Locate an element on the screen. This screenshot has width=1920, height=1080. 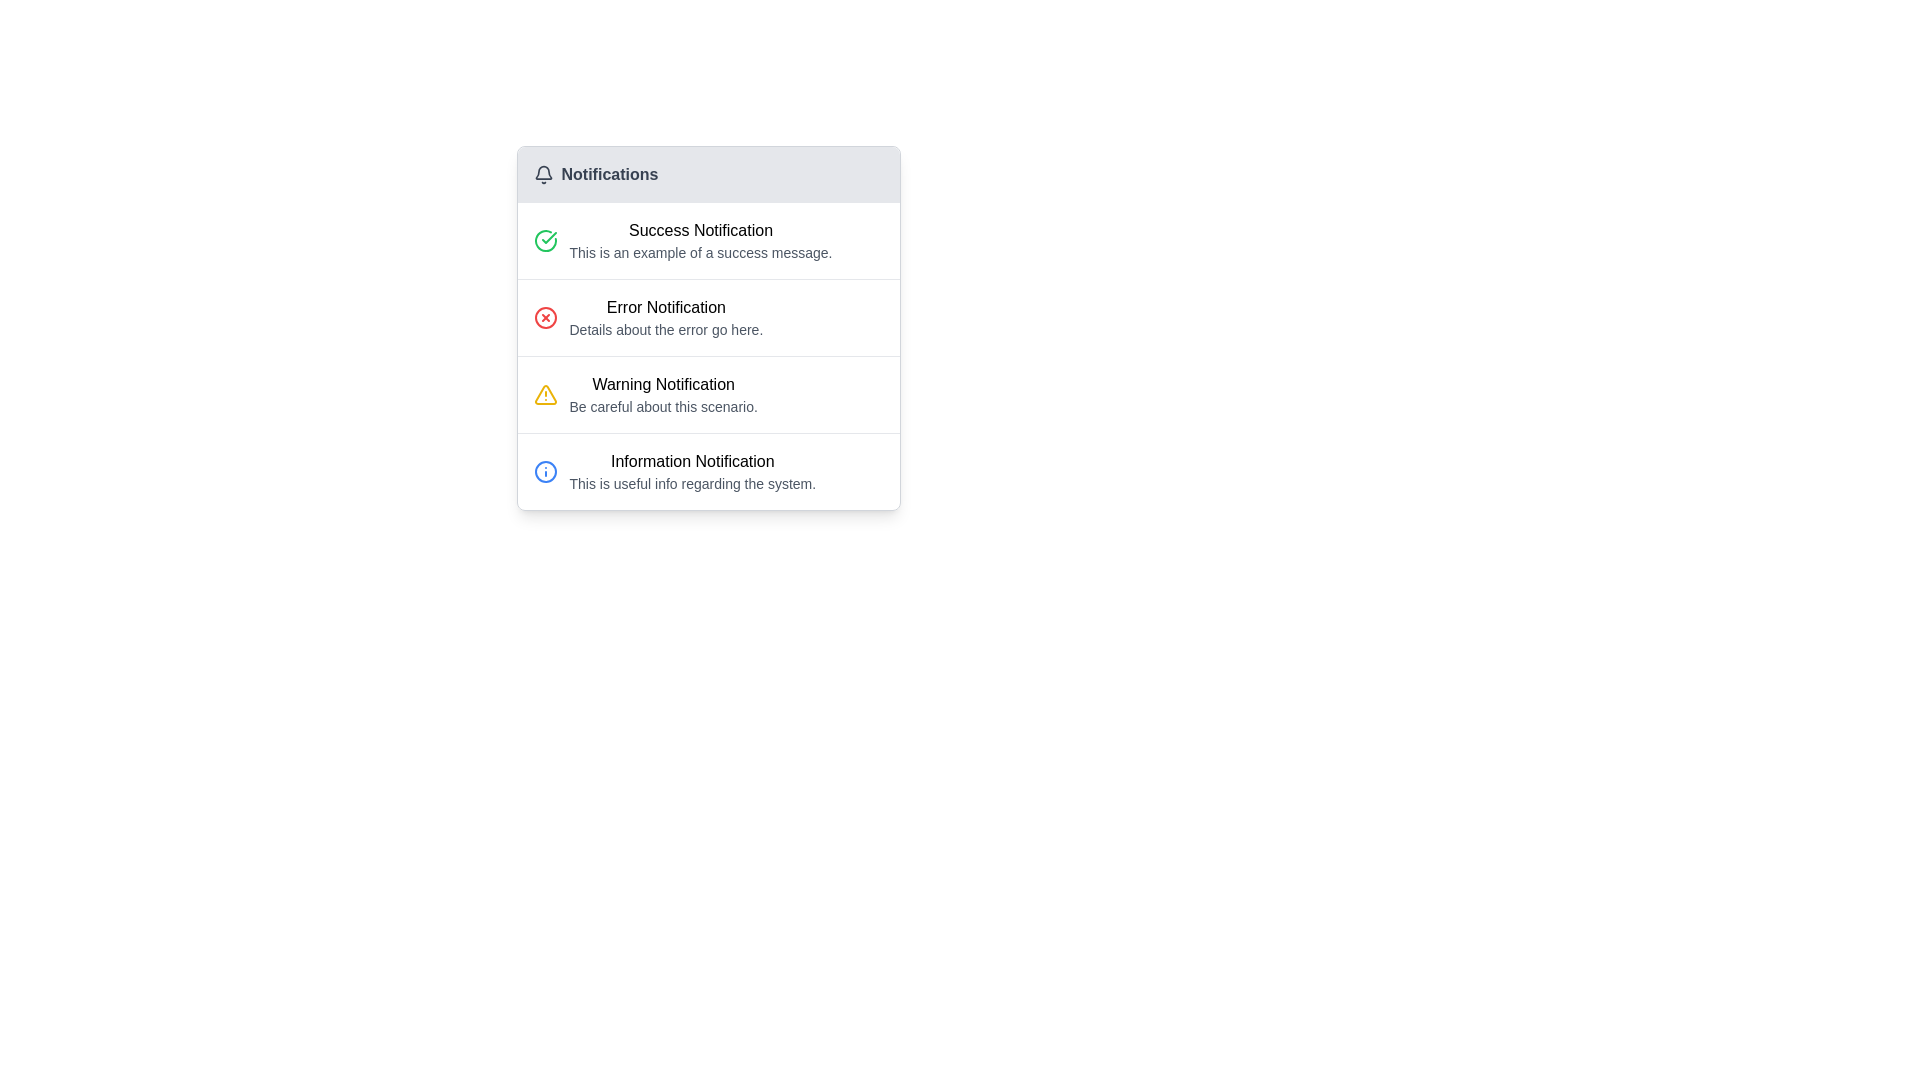
the 'Success Notification' text label to possibly highlight or reveal additional information is located at coordinates (700, 239).